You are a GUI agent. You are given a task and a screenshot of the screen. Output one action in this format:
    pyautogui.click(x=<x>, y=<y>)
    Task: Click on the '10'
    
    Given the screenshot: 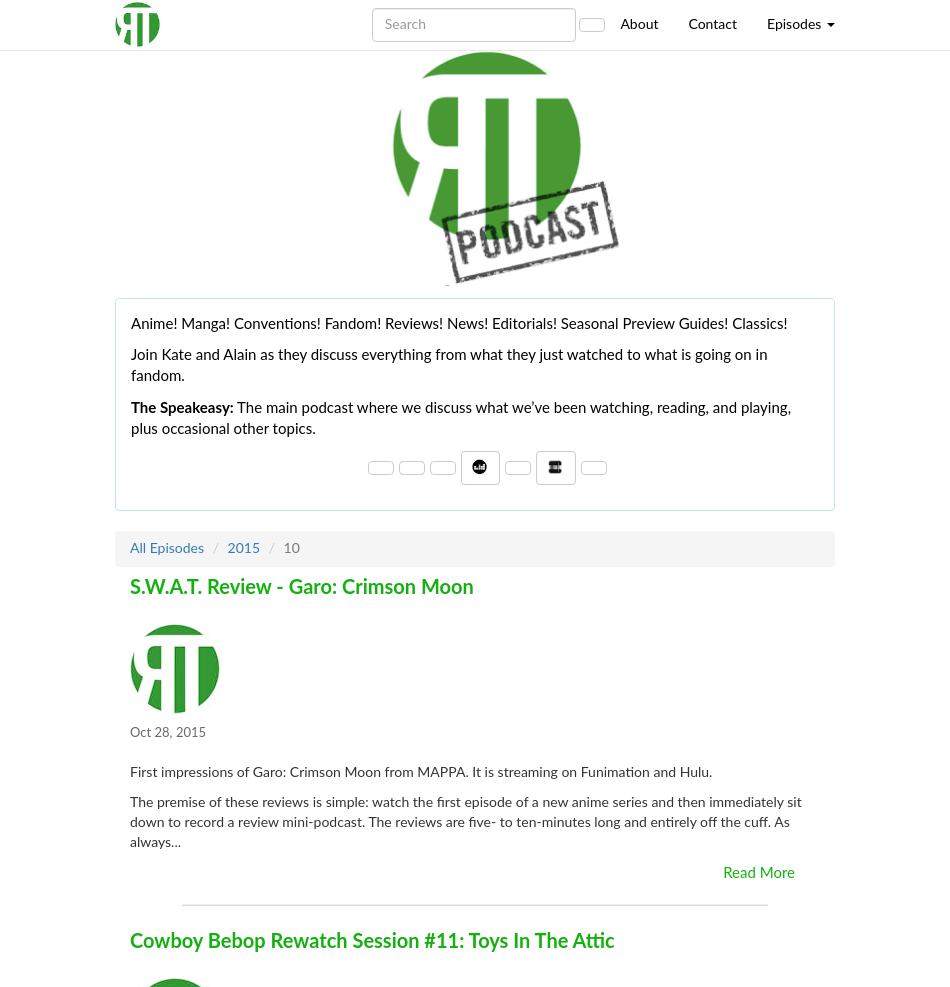 What is the action you would take?
    pyautogui.click(x=282, y=547)
    